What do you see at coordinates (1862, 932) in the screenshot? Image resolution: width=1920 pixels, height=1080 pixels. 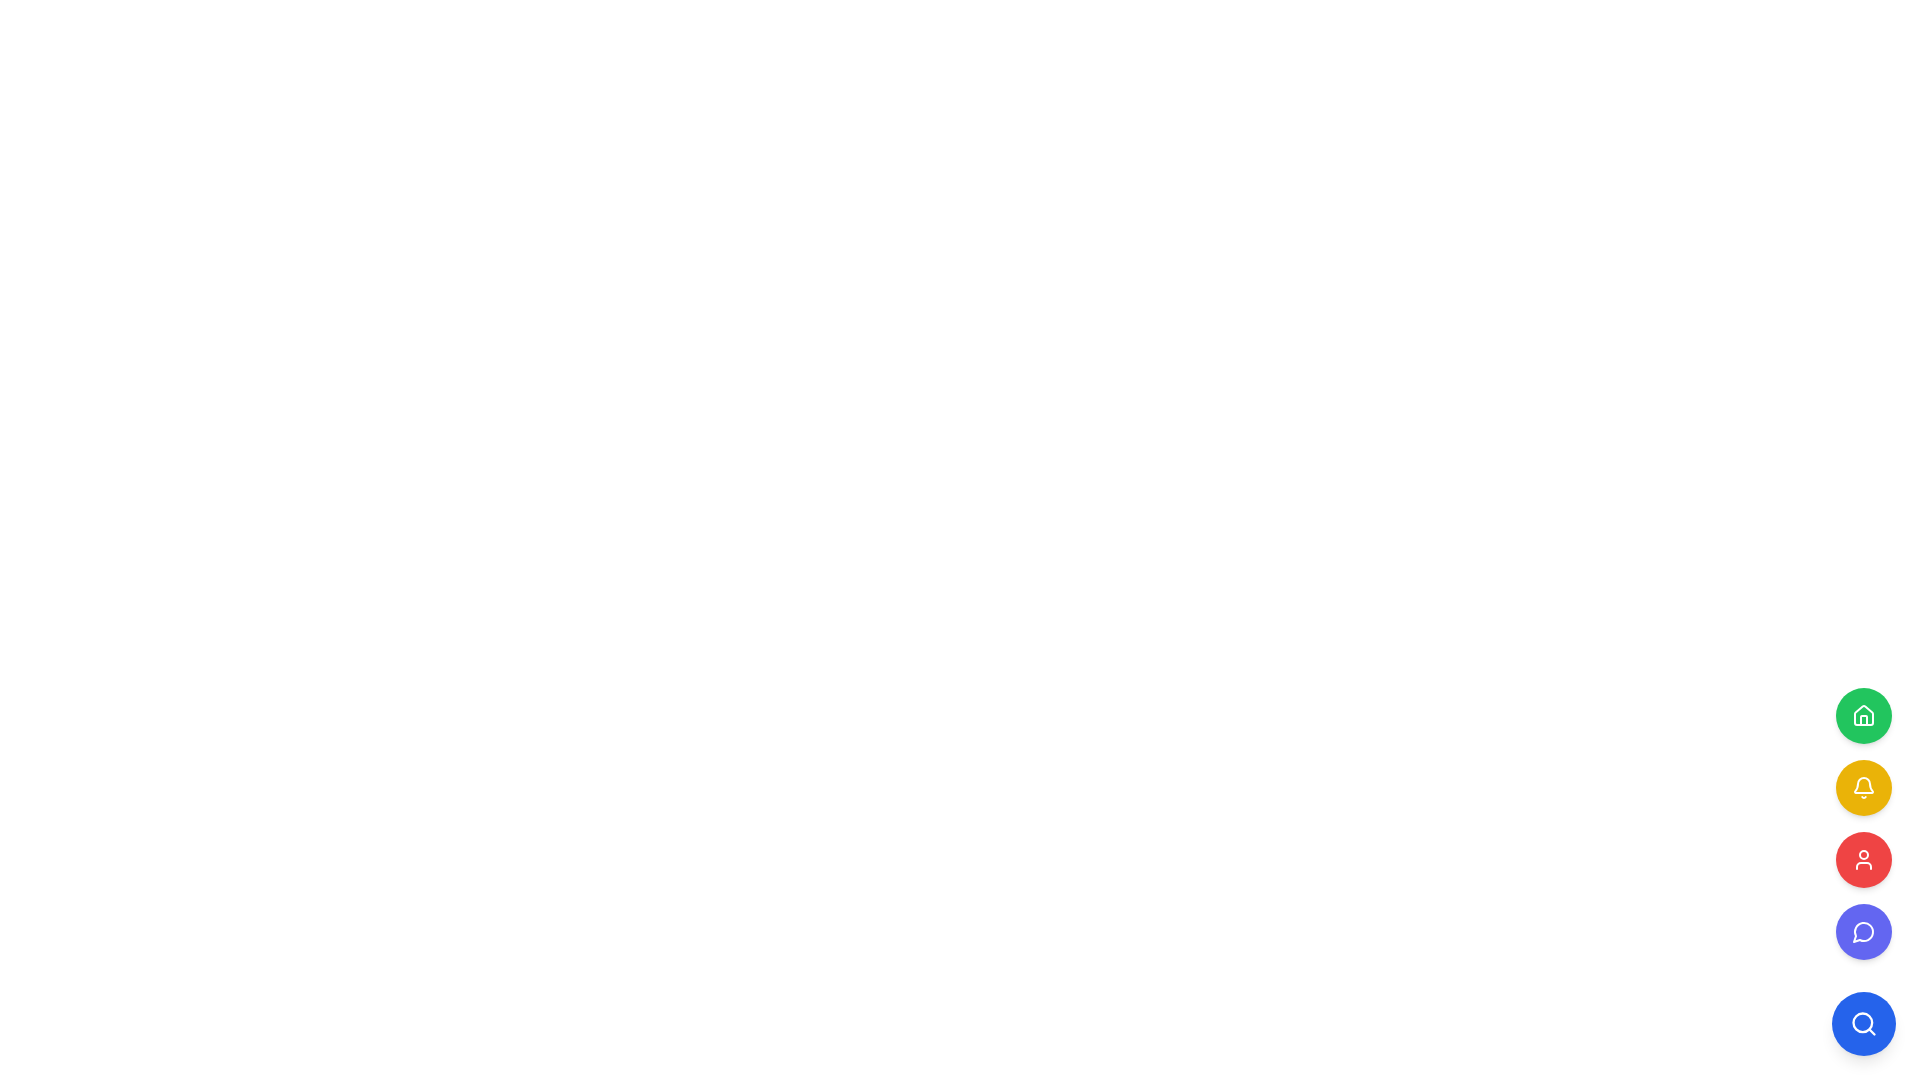 I see `the speech bubble icon button, which is the fifth button from the top in the vertical stack of circular buttons, located near the bottom-right corner of the interface` at bounding box center [1862, 932].